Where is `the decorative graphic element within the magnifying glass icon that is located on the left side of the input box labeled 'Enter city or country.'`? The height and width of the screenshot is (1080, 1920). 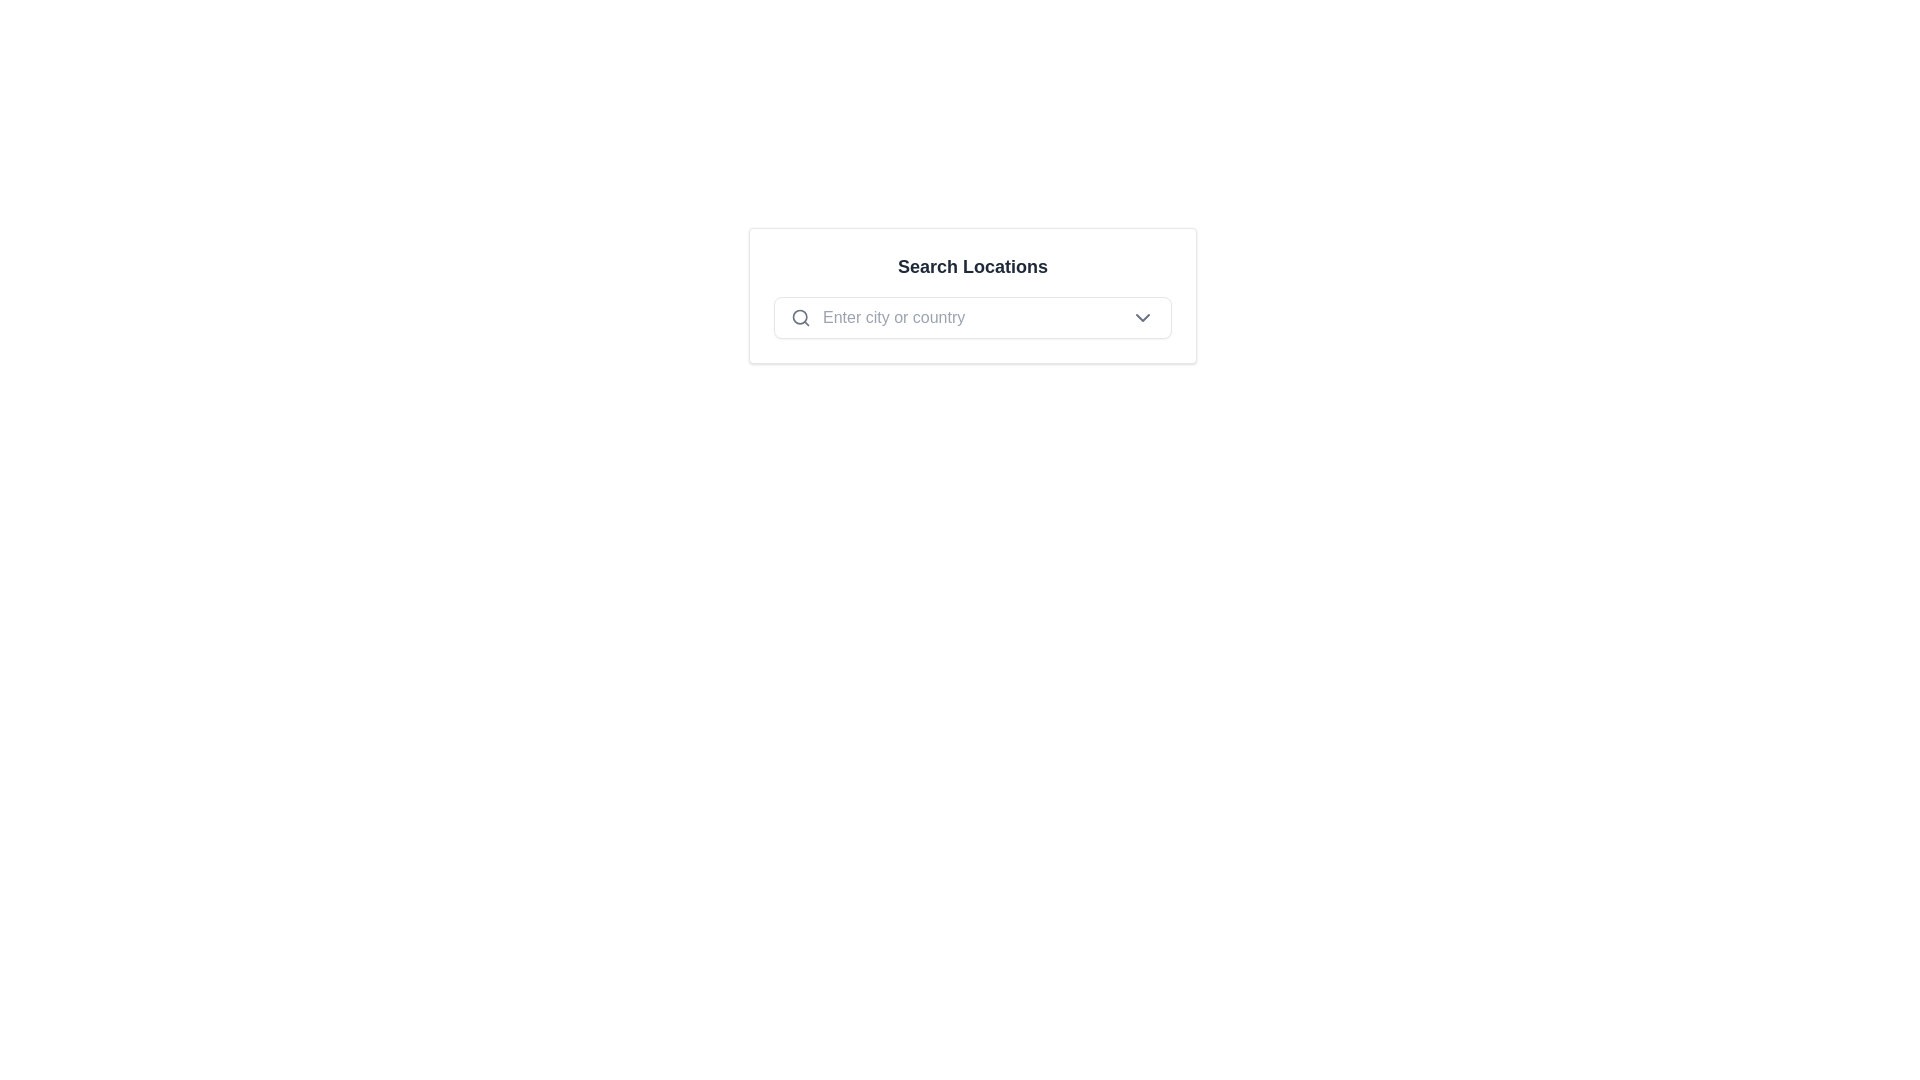 the decorative graphic element within the magnifying glass icon that is located on the left side of the input box labeled 'Enter city or country.' is located at coordinates (800, 316).